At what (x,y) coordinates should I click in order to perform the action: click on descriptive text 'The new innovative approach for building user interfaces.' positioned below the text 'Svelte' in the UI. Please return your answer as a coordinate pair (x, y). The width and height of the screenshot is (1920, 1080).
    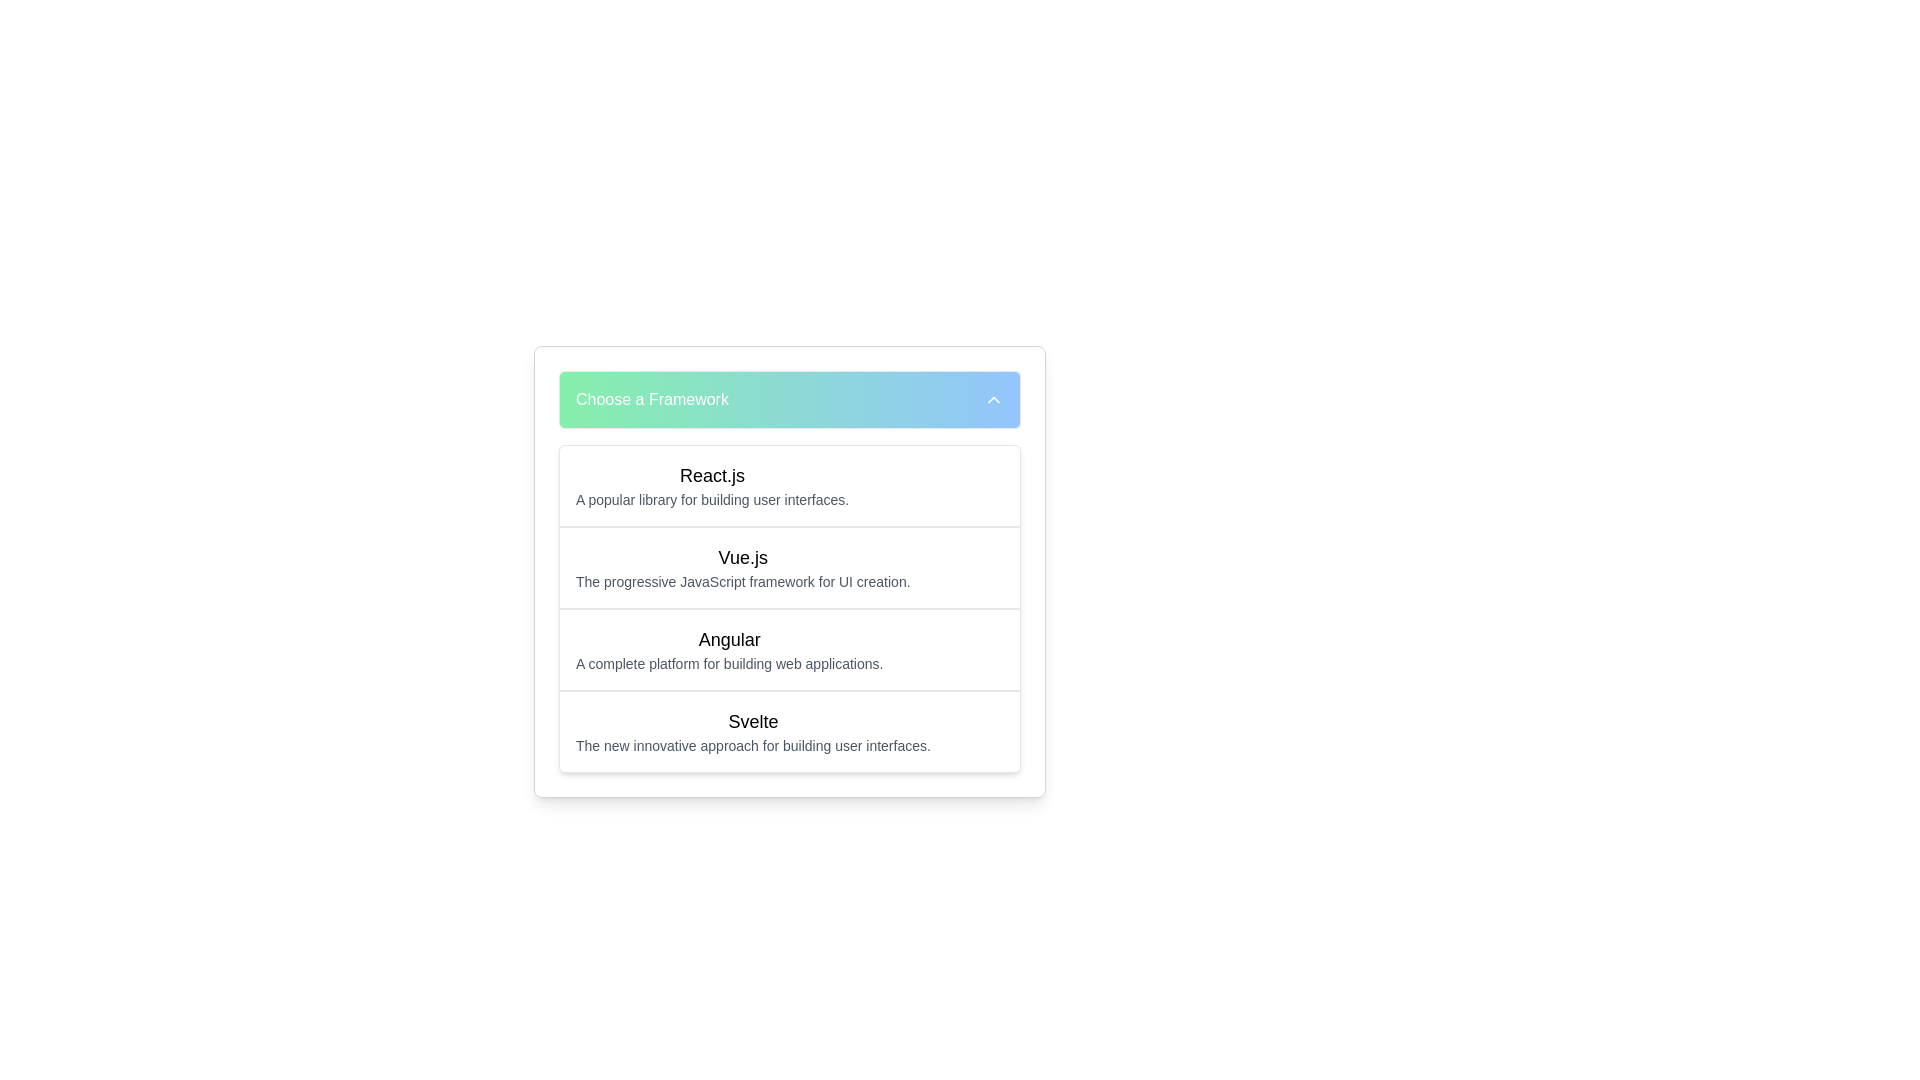
    Looking at the image, I should click on (752, 745).